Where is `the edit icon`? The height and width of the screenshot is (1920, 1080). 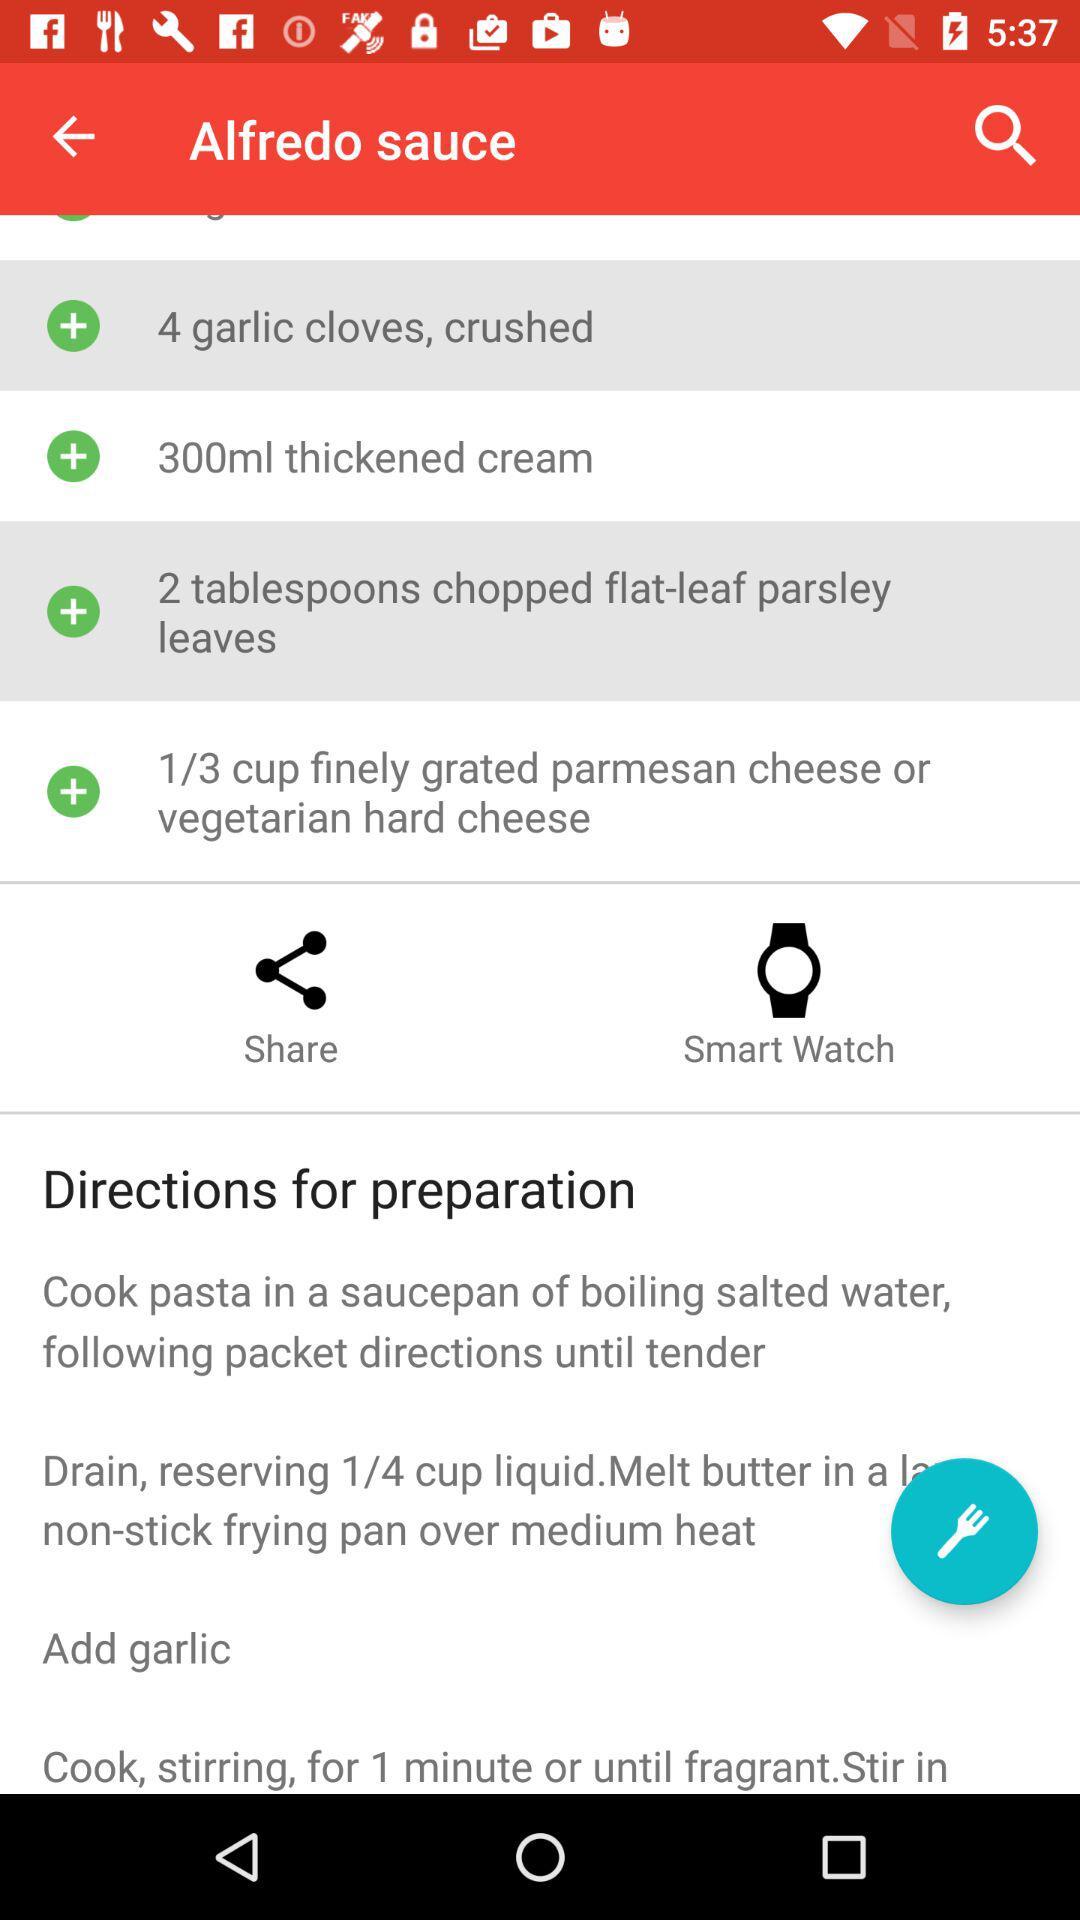 the edit icon is located at coordinates (963, 1530).